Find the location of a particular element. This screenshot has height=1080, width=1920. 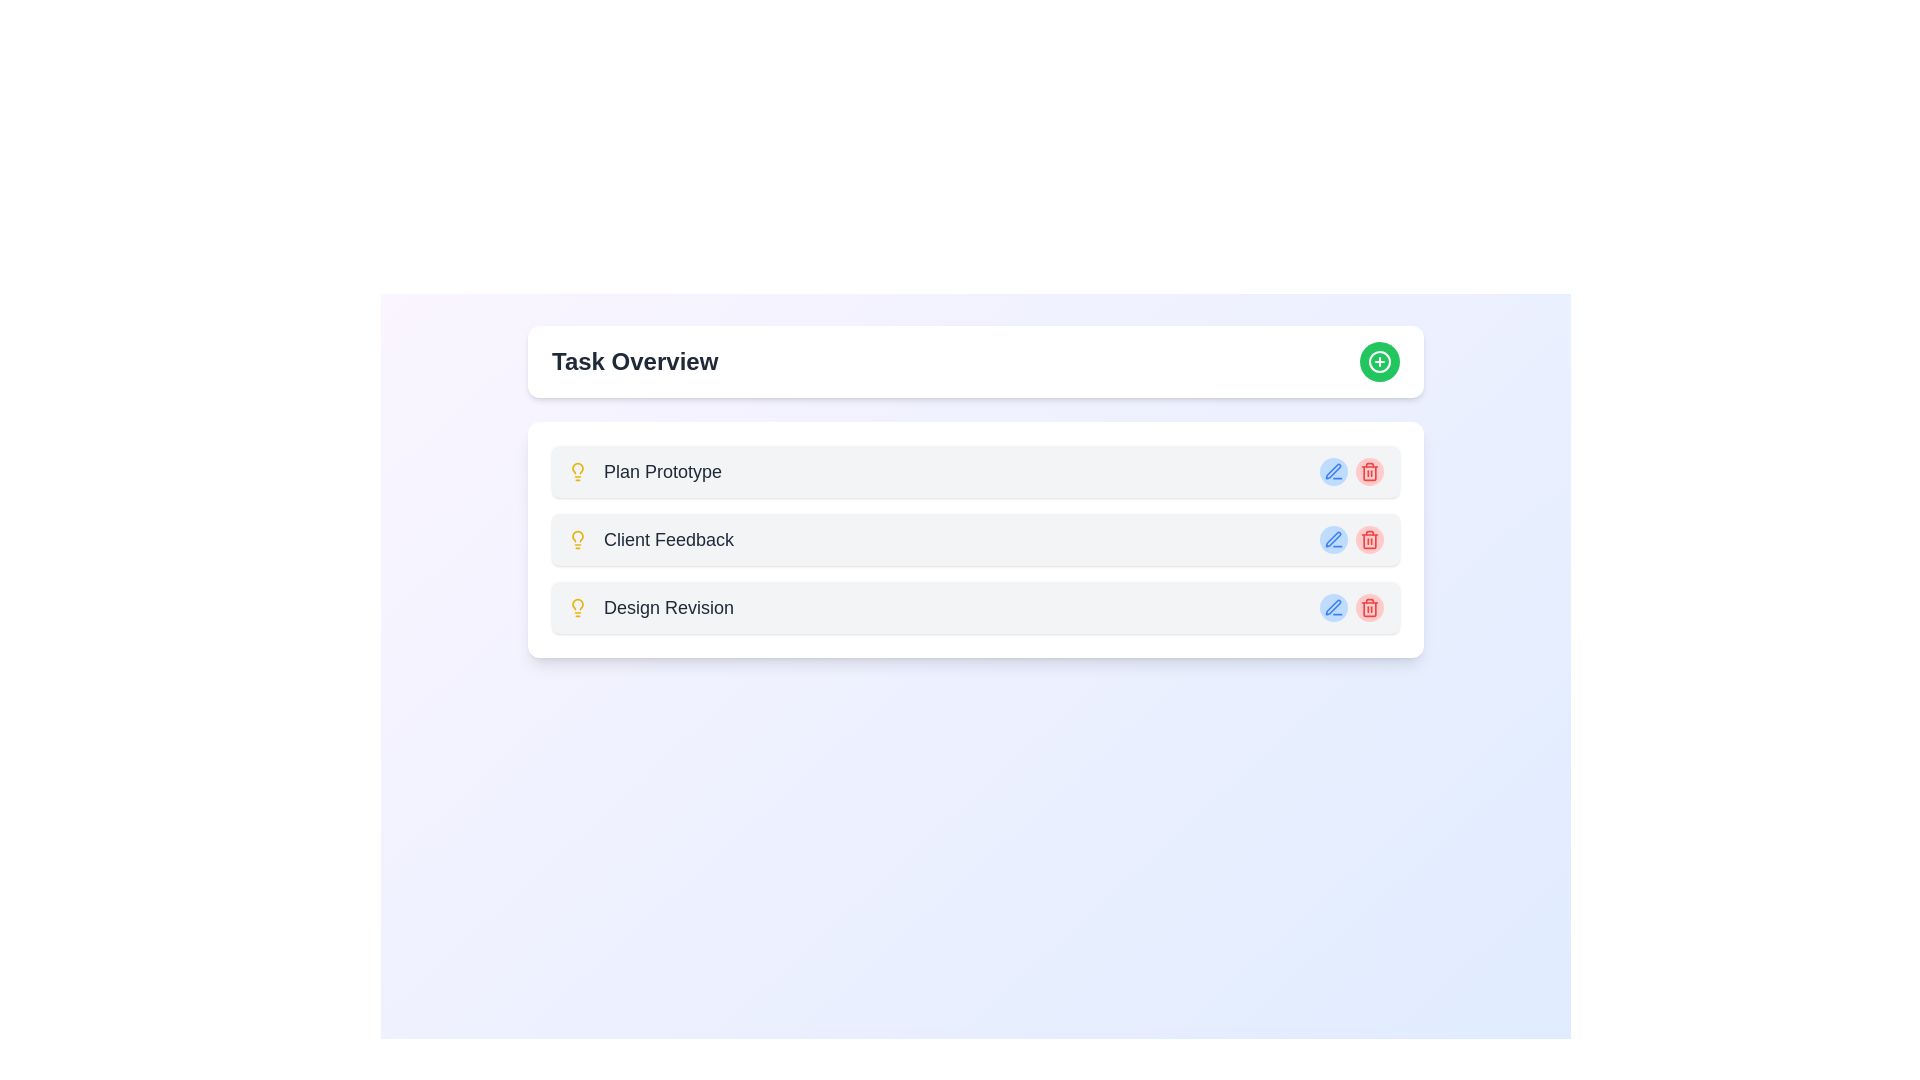

the lightbulb icon located on the left side of the 'Plan Prototype' text in the first row under the 'Task Overview' section is located at coordinates (576, 471).